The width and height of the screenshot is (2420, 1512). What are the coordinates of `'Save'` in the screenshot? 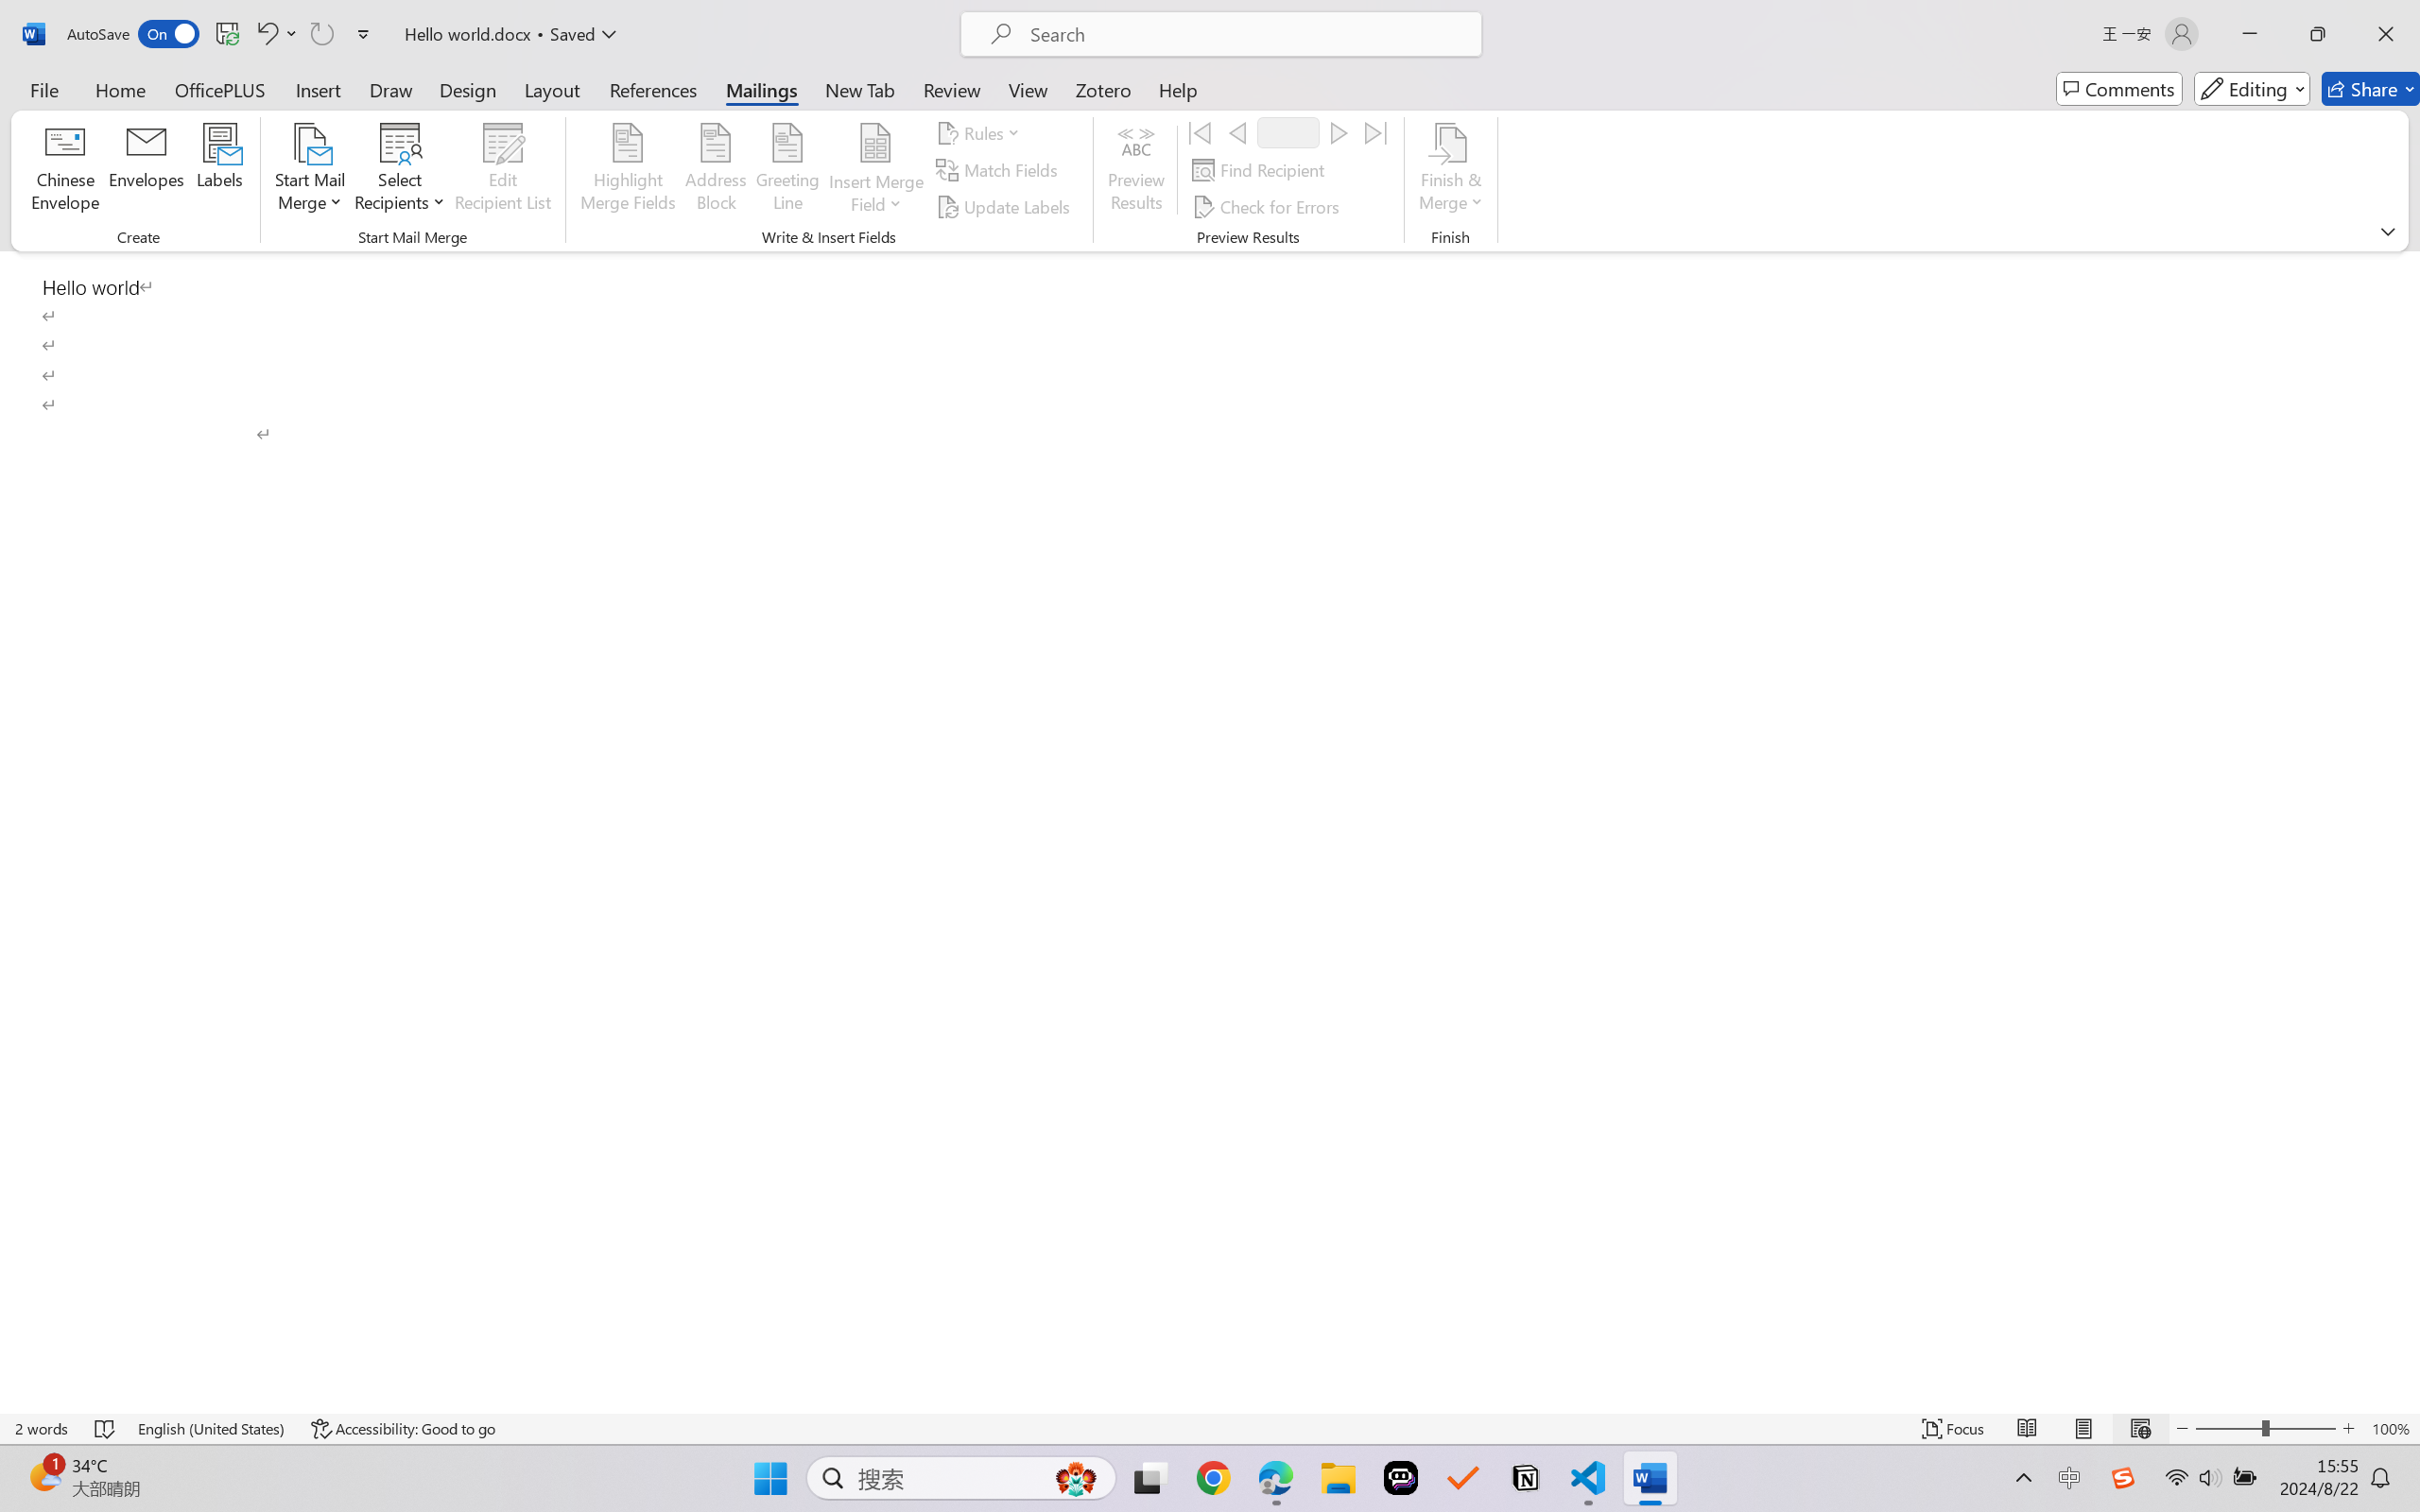 It's located at (226, 33).